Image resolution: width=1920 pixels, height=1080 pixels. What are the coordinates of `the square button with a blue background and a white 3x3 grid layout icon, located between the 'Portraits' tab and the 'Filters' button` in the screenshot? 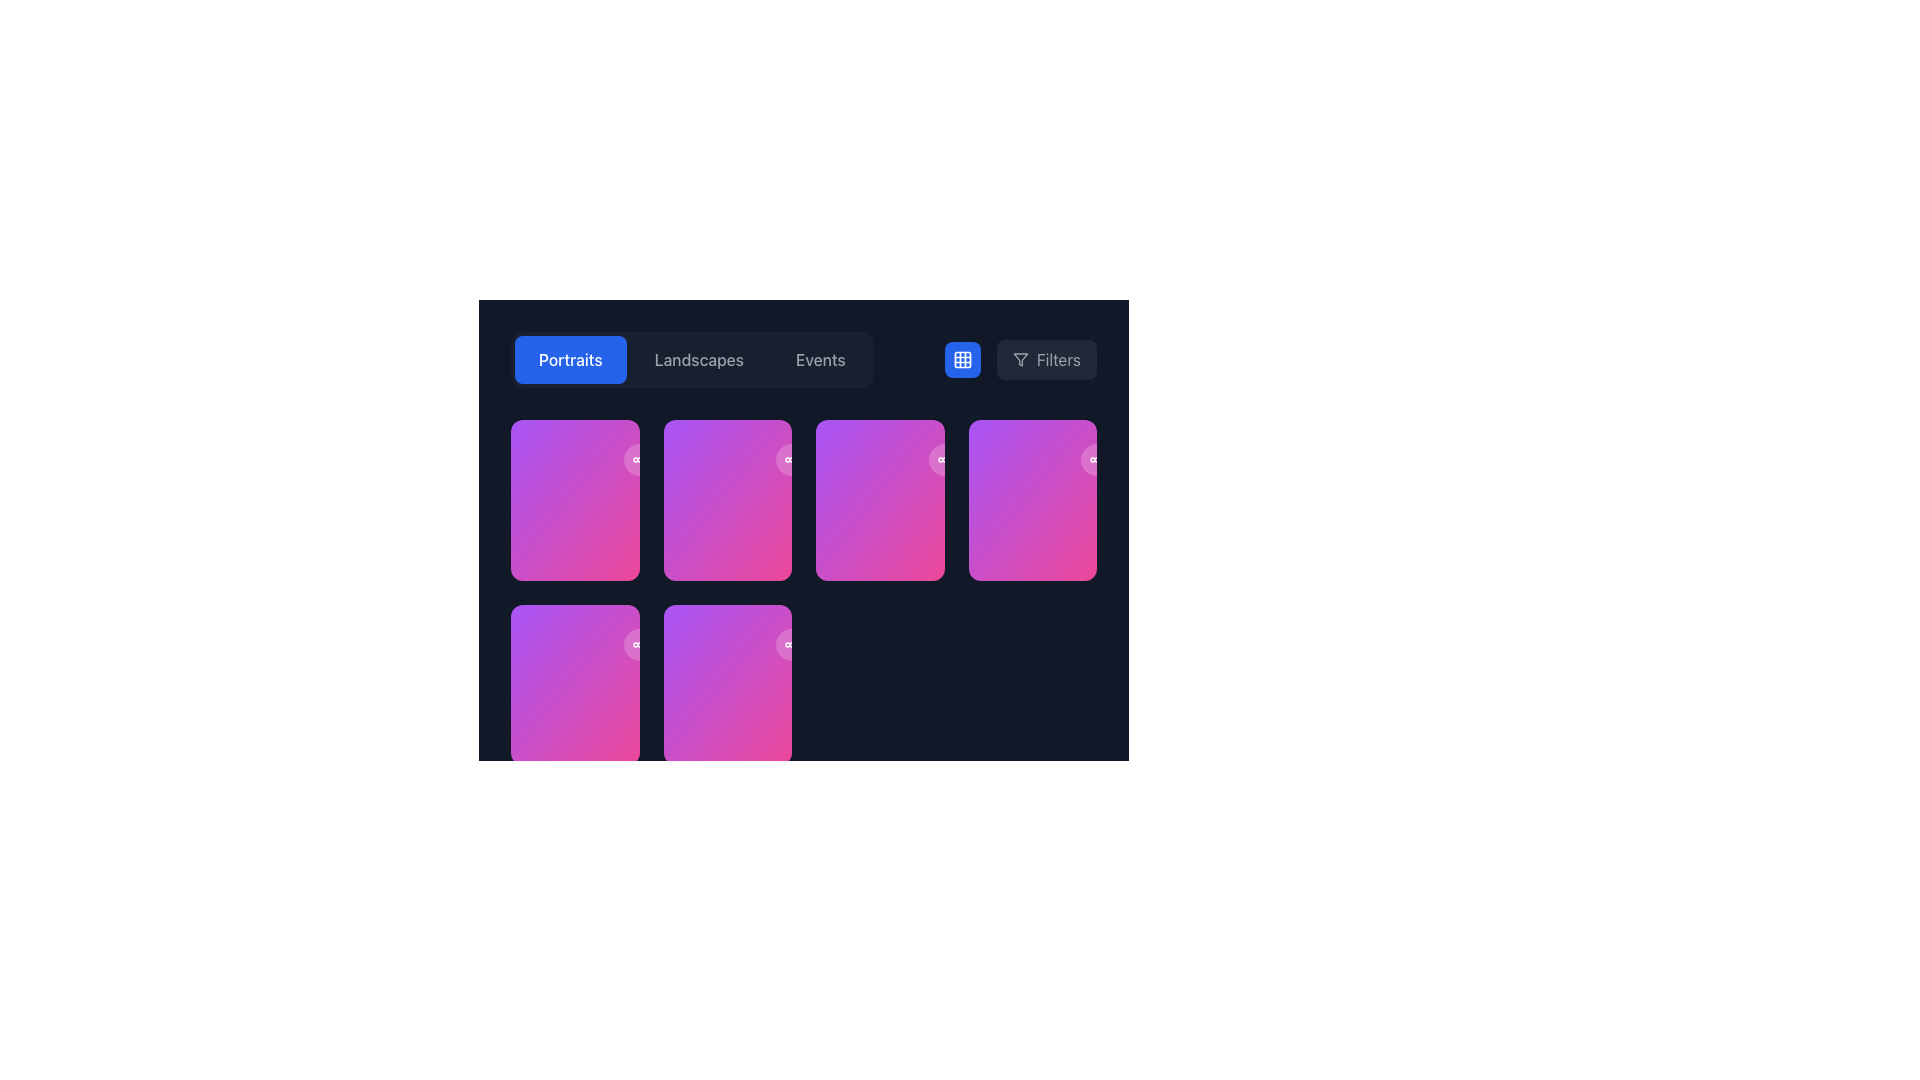 It's located at (962, 358).